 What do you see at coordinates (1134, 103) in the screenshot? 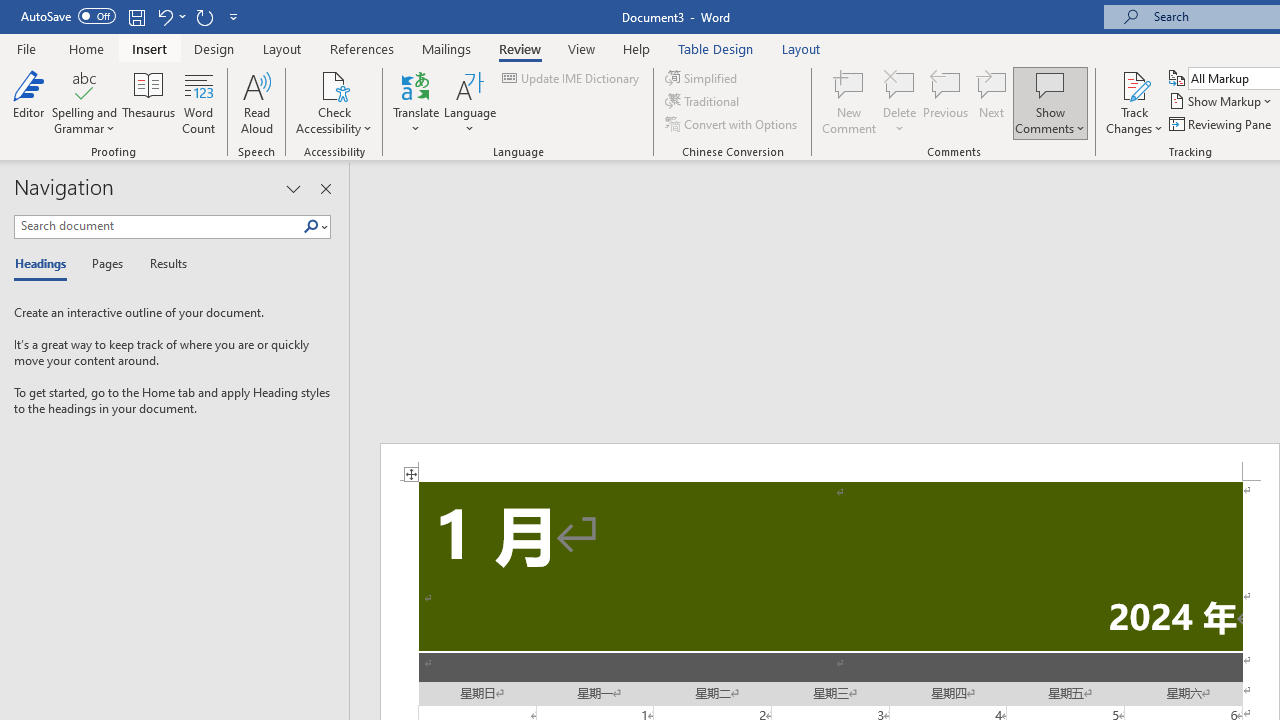
I see `'Track Changes'` at bounding box center [1134, 103].